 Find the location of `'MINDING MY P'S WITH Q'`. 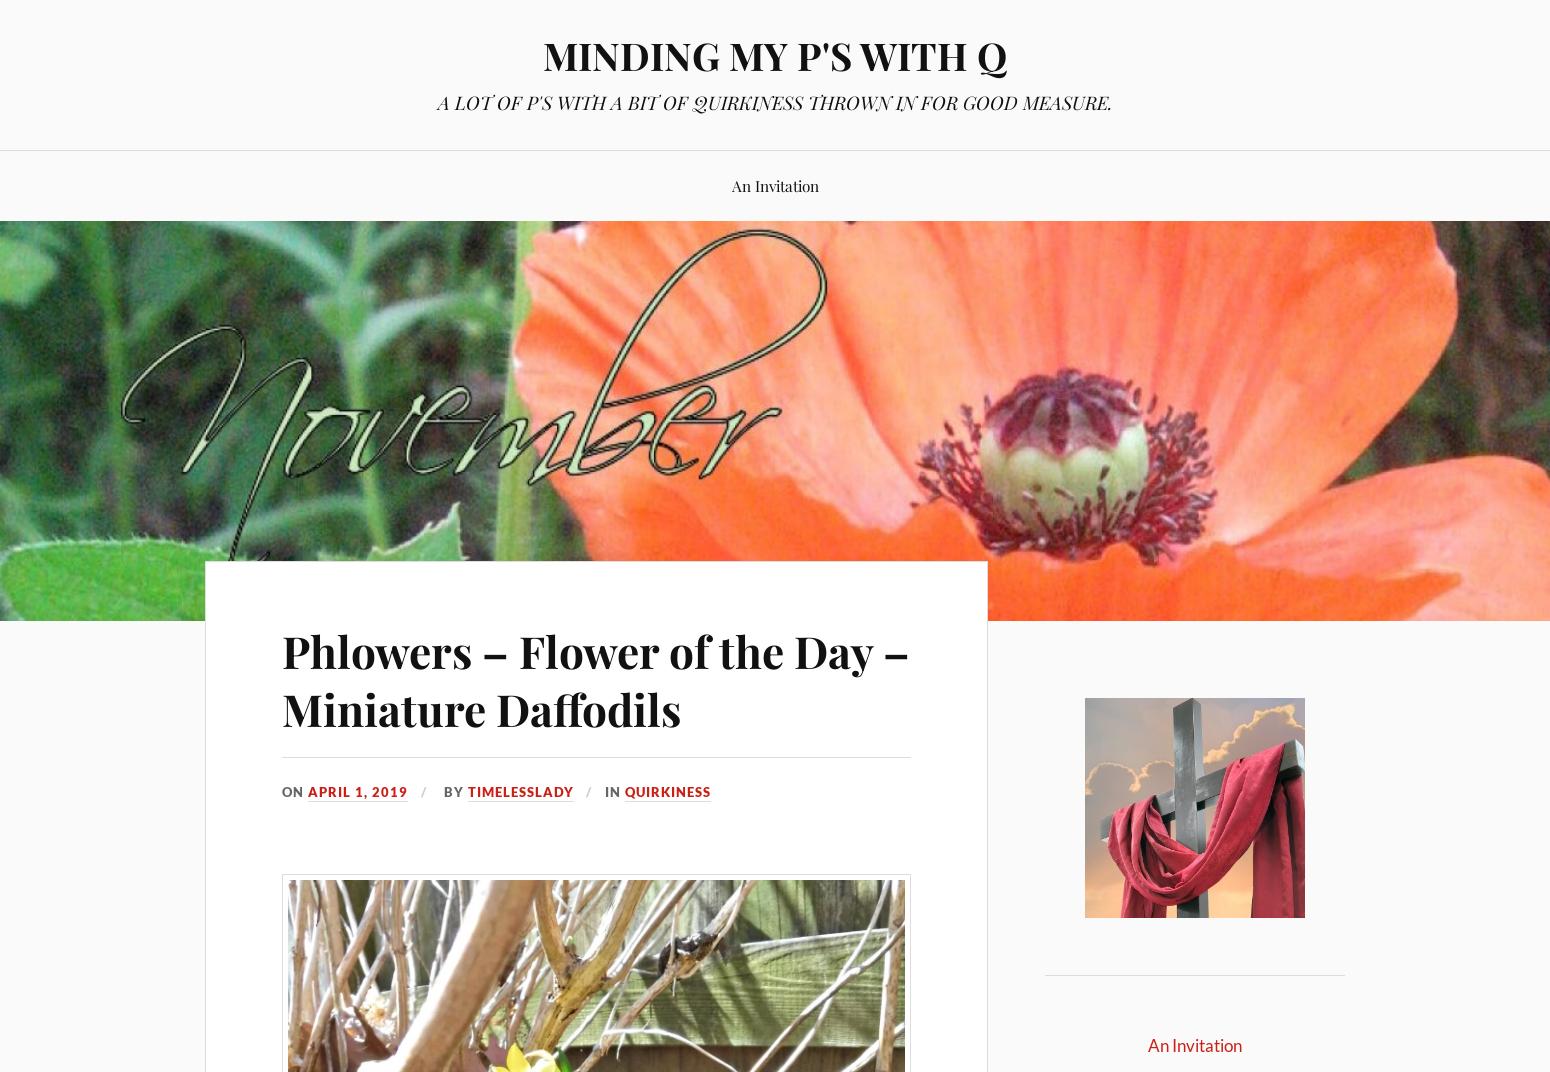

'MINDING MY P'S WITH Q' is located at coordinates (775, 54).